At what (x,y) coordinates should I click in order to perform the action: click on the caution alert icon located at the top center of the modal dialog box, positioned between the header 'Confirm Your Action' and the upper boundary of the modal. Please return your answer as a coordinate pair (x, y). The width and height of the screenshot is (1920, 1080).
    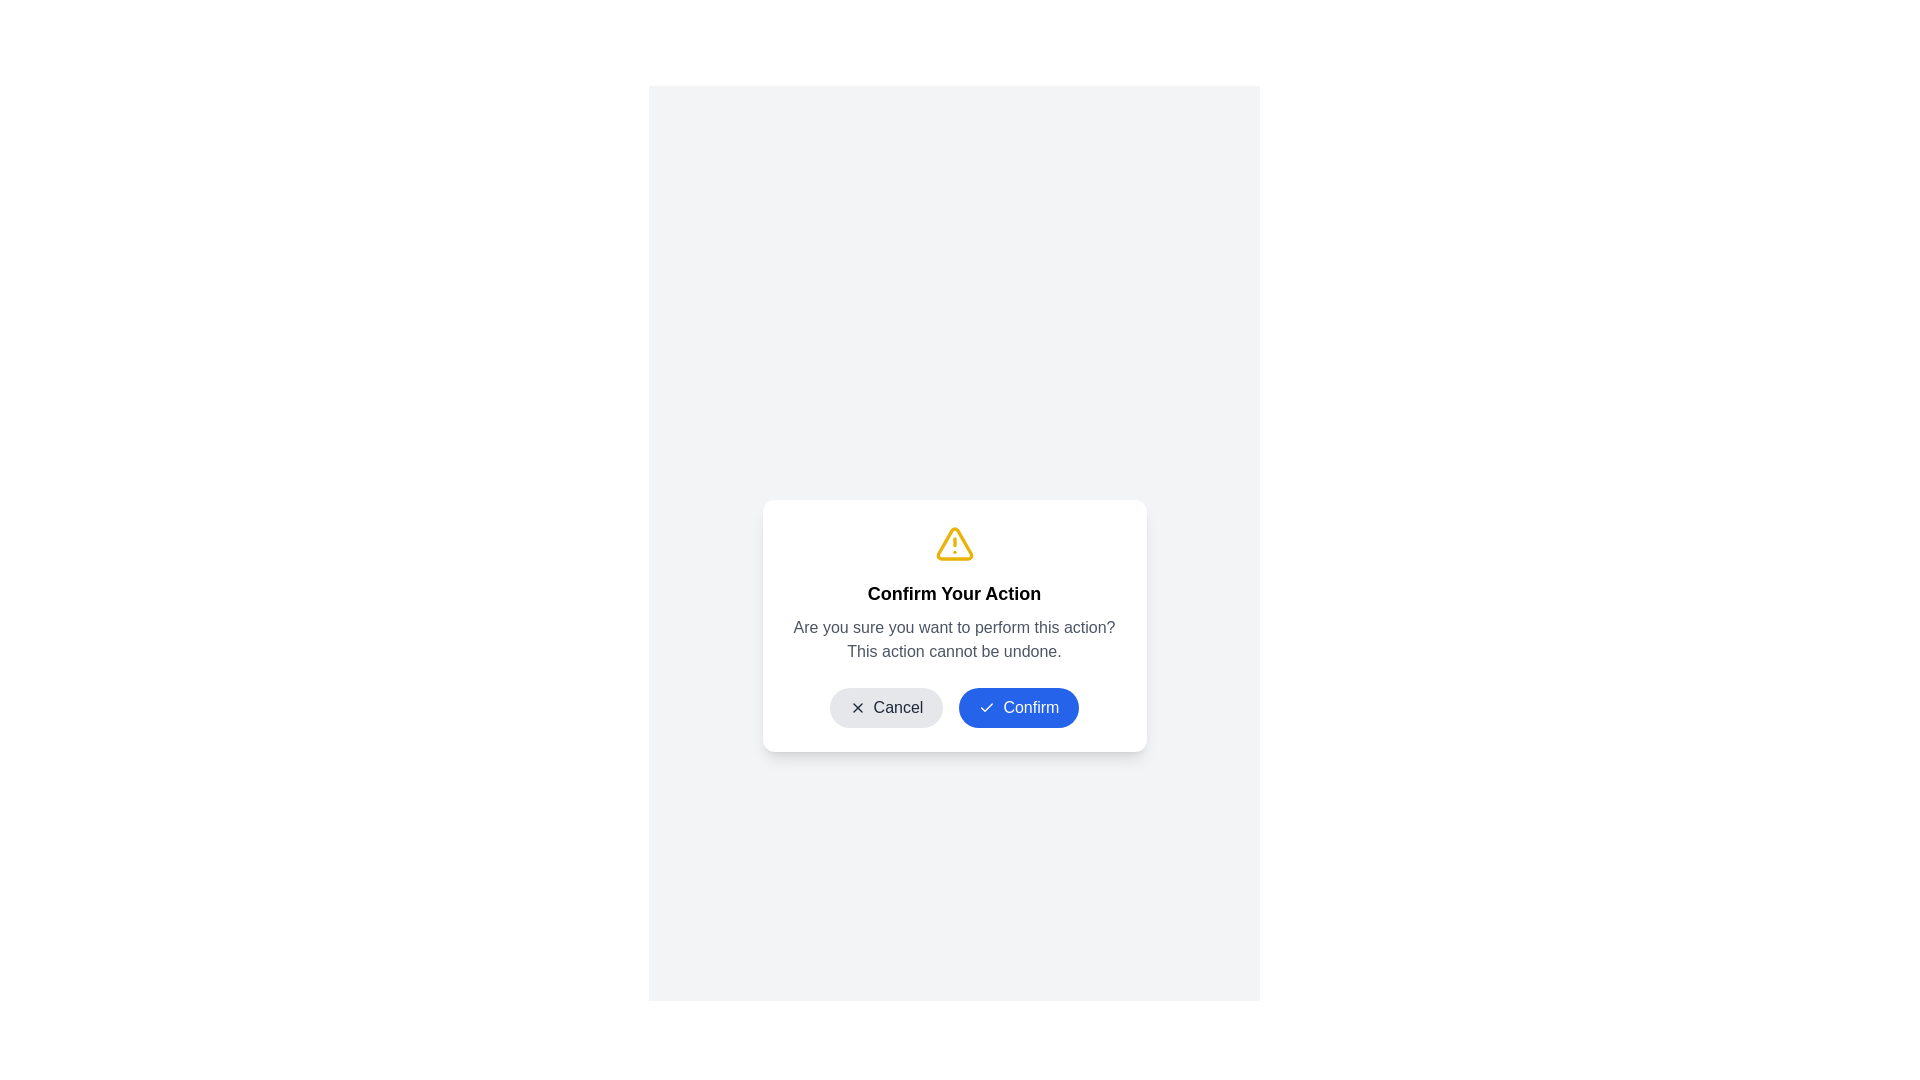
    Looking at the image, I should click on (953, 543).